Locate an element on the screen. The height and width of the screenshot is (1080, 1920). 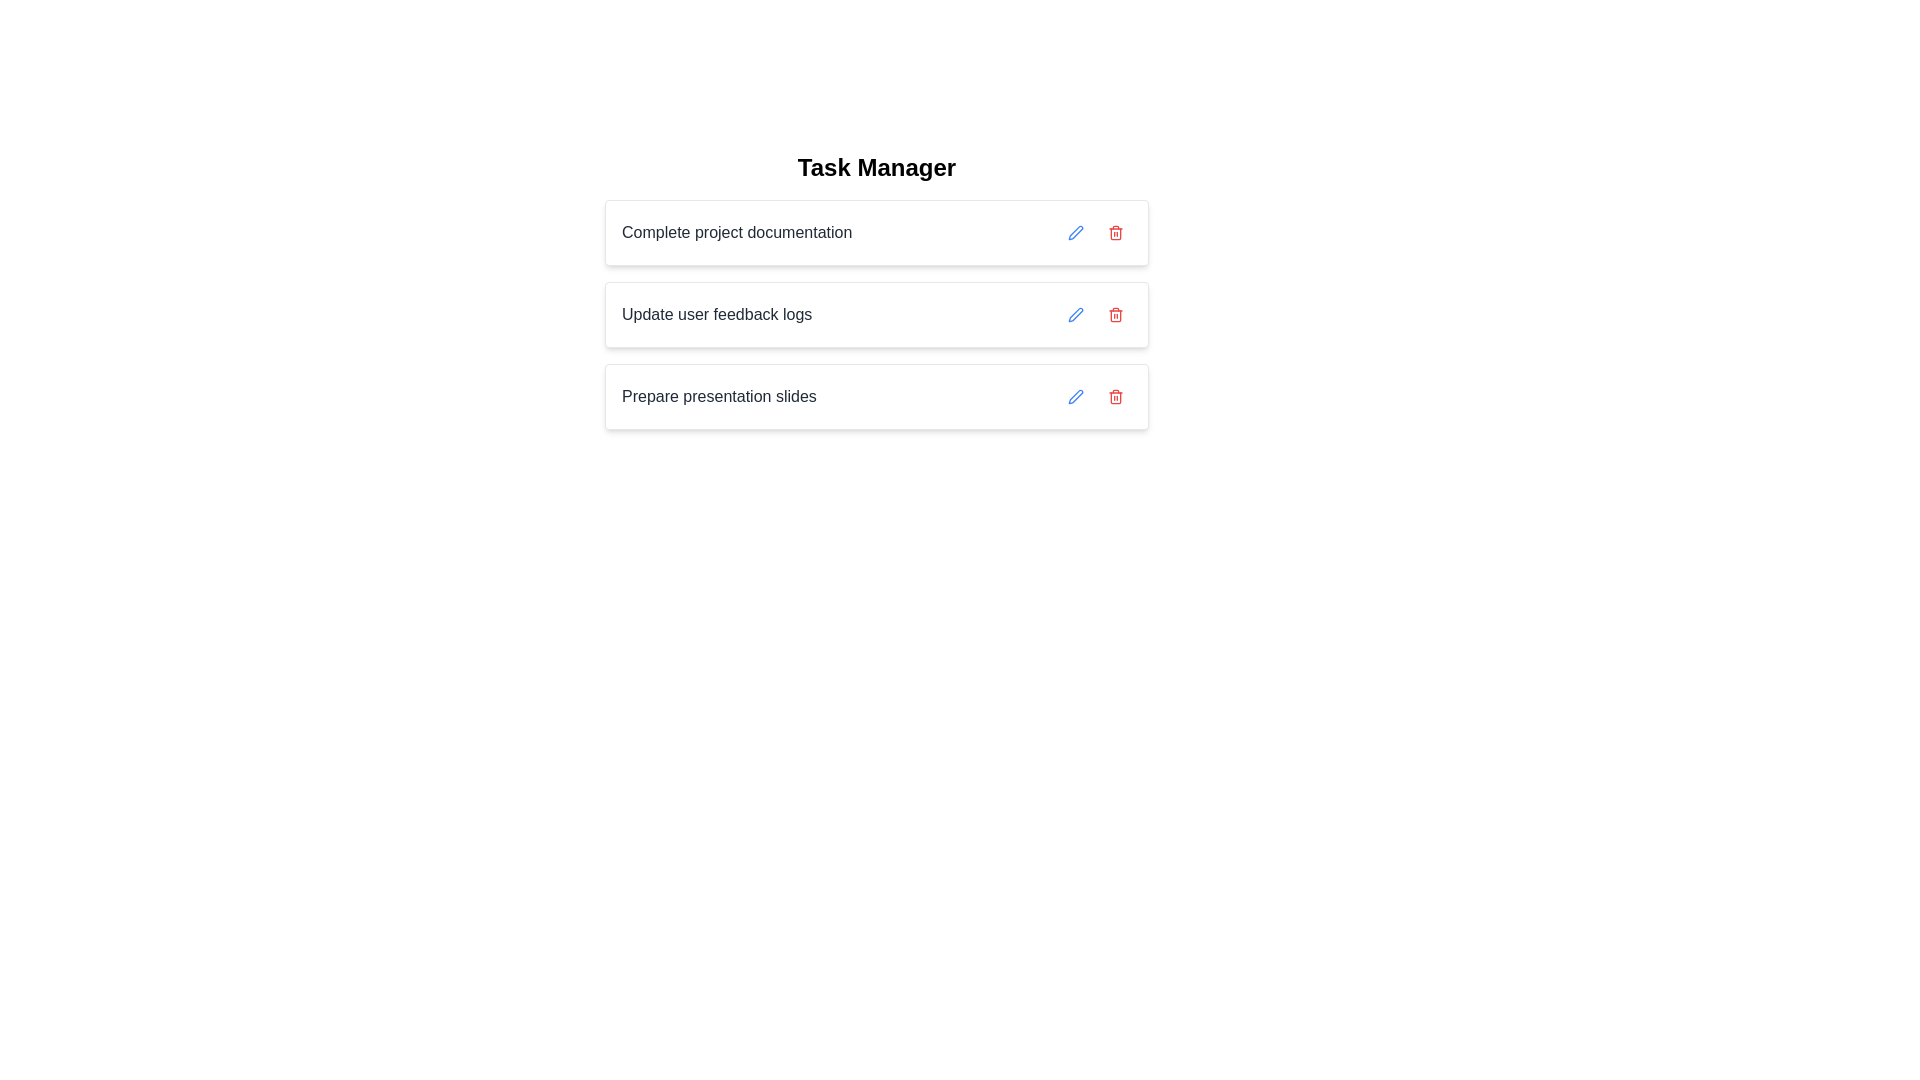
the delete button located on the far right of the third task row is located at coordinates (1115, 397).